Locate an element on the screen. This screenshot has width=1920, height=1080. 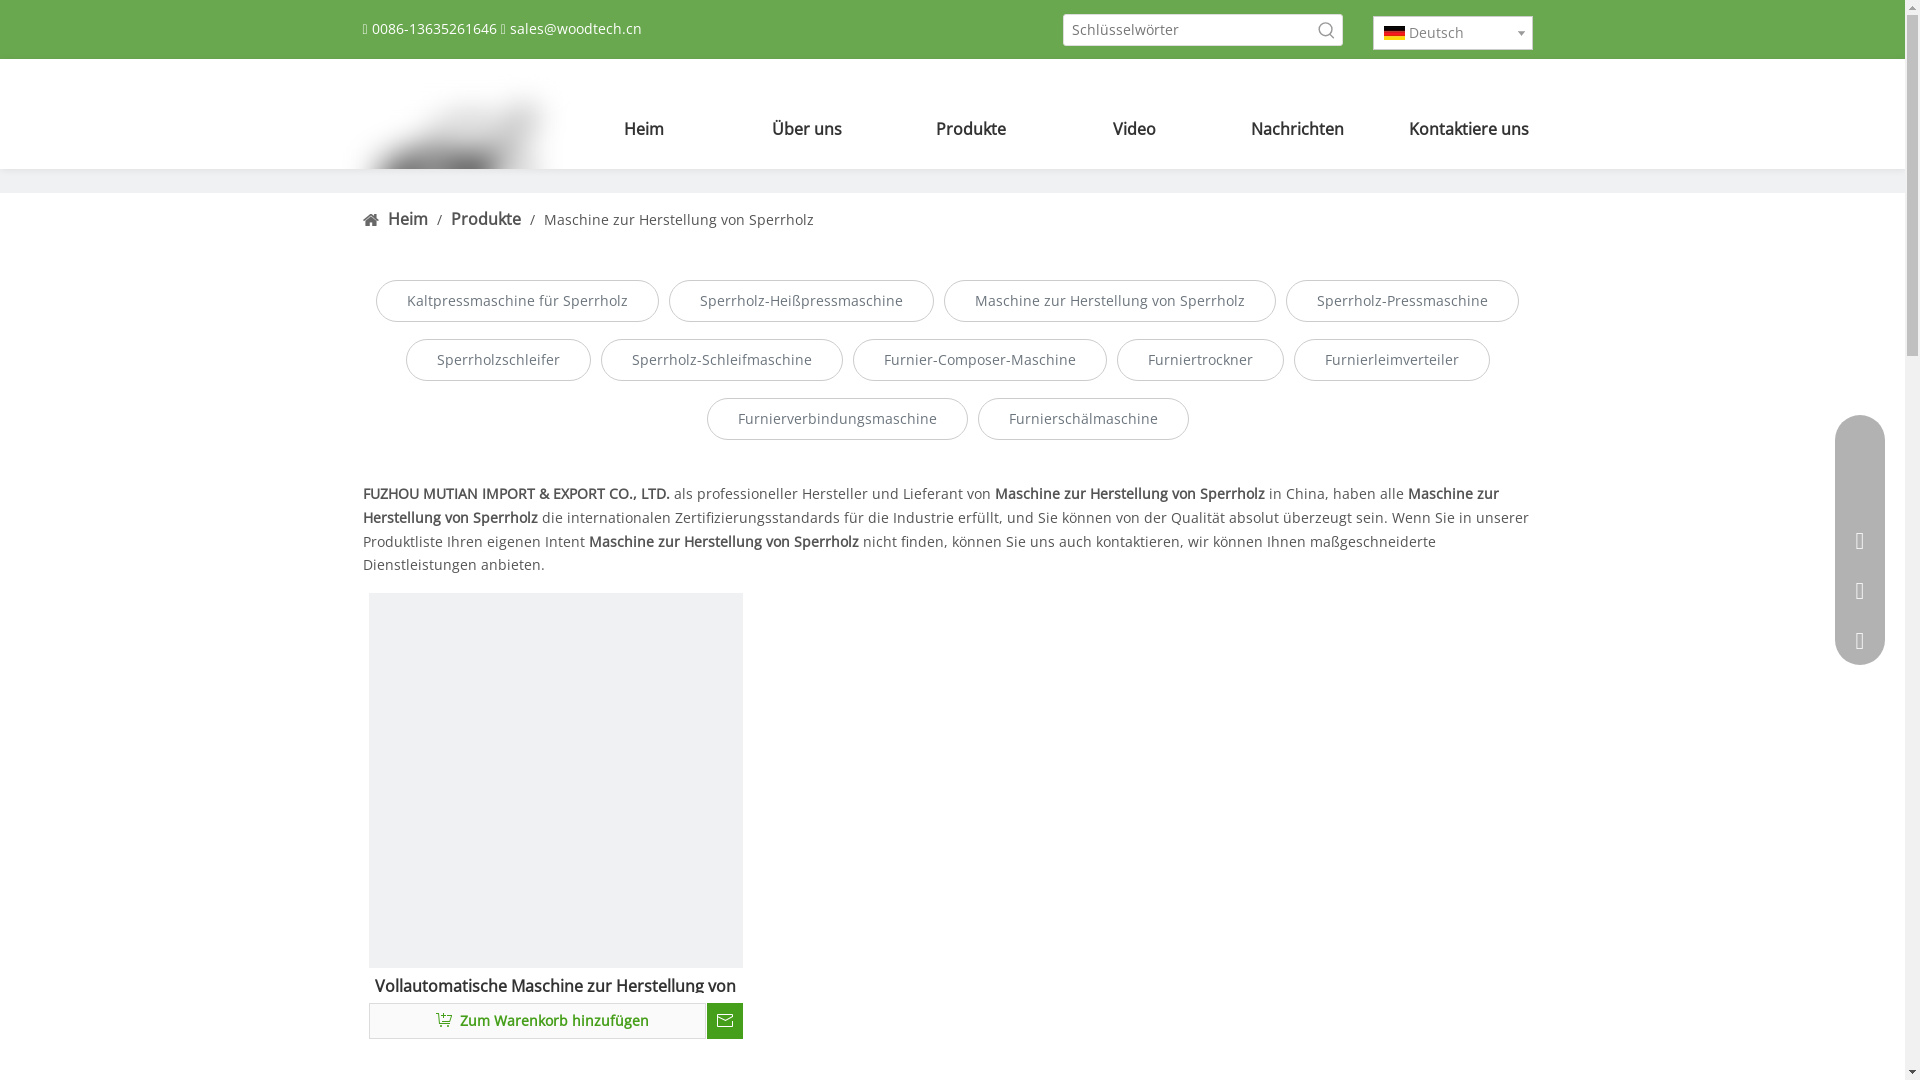
'Kontaktiere uns' is located at coordinates (1460, 128).